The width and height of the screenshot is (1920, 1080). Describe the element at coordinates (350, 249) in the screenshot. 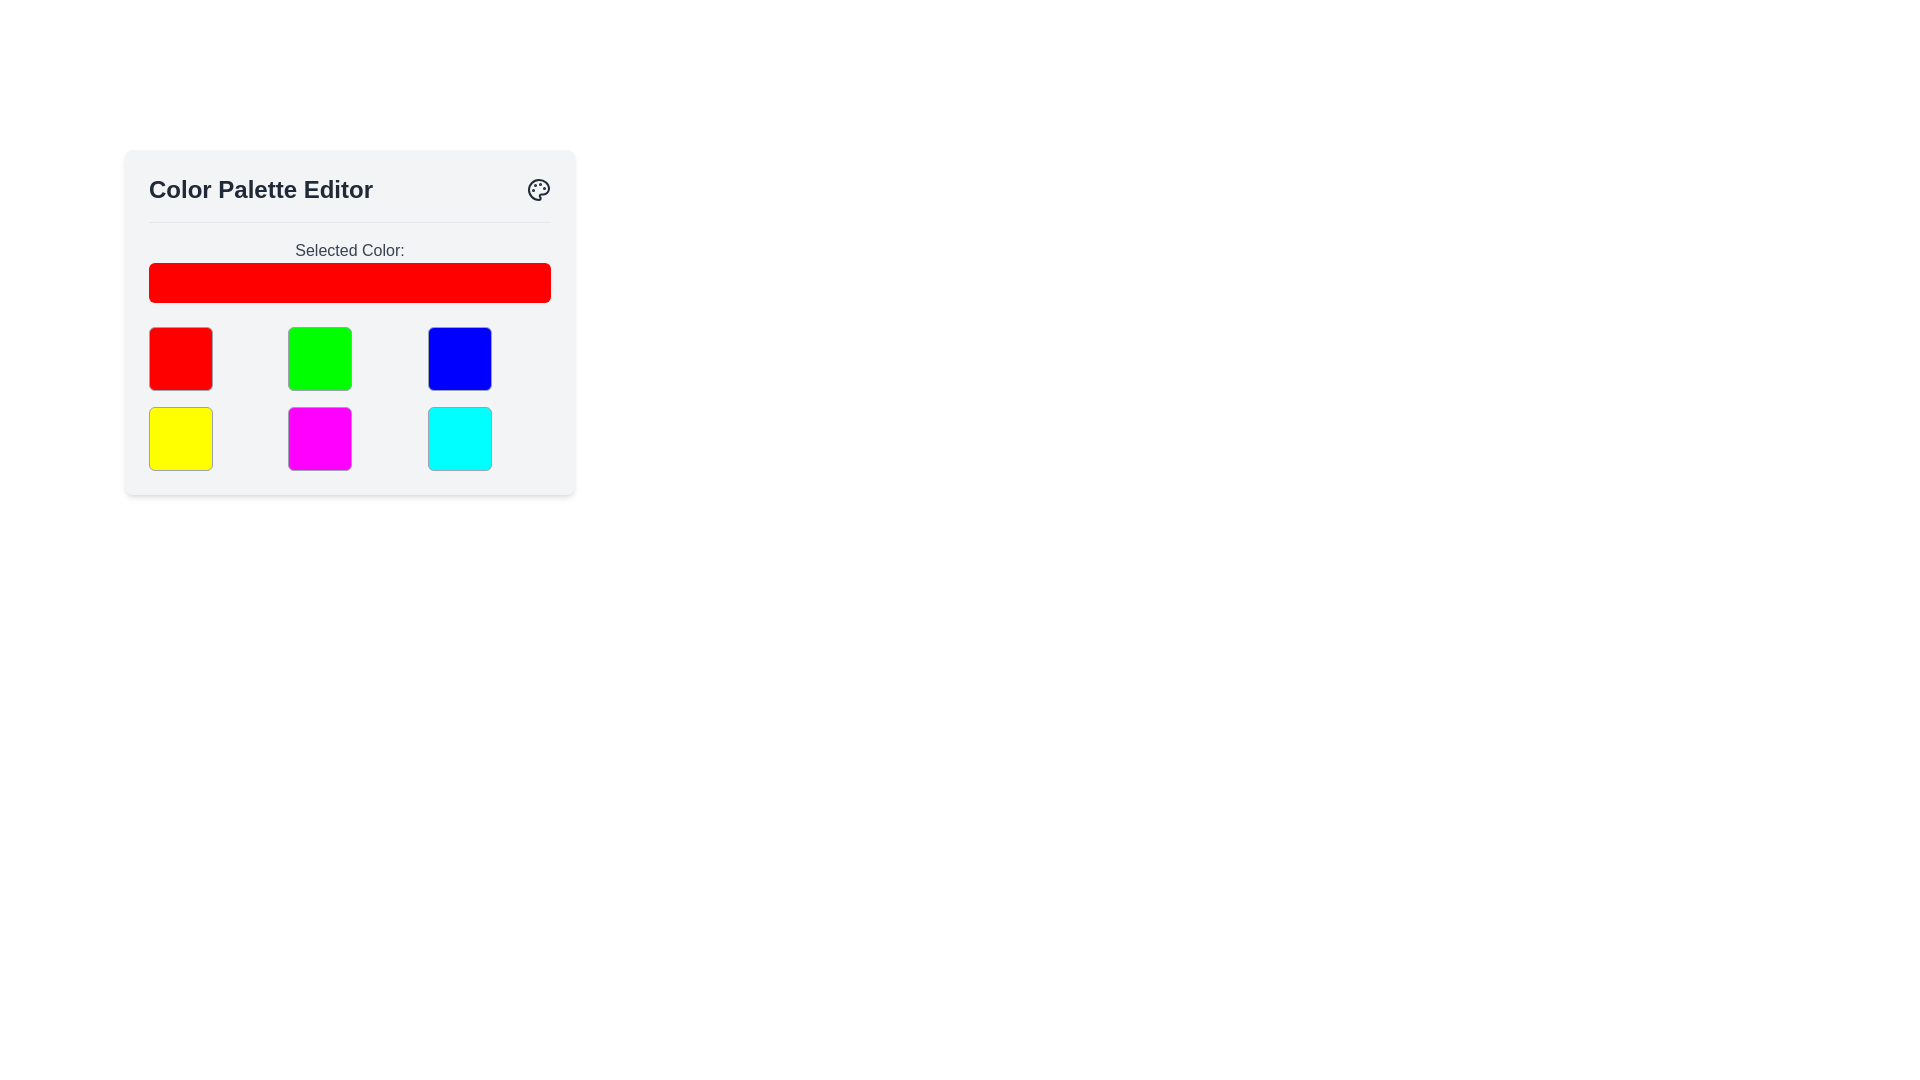

I see `the Text Label in the 'Color Palette Editor' modal that describes the associated color display element below it` at that location.